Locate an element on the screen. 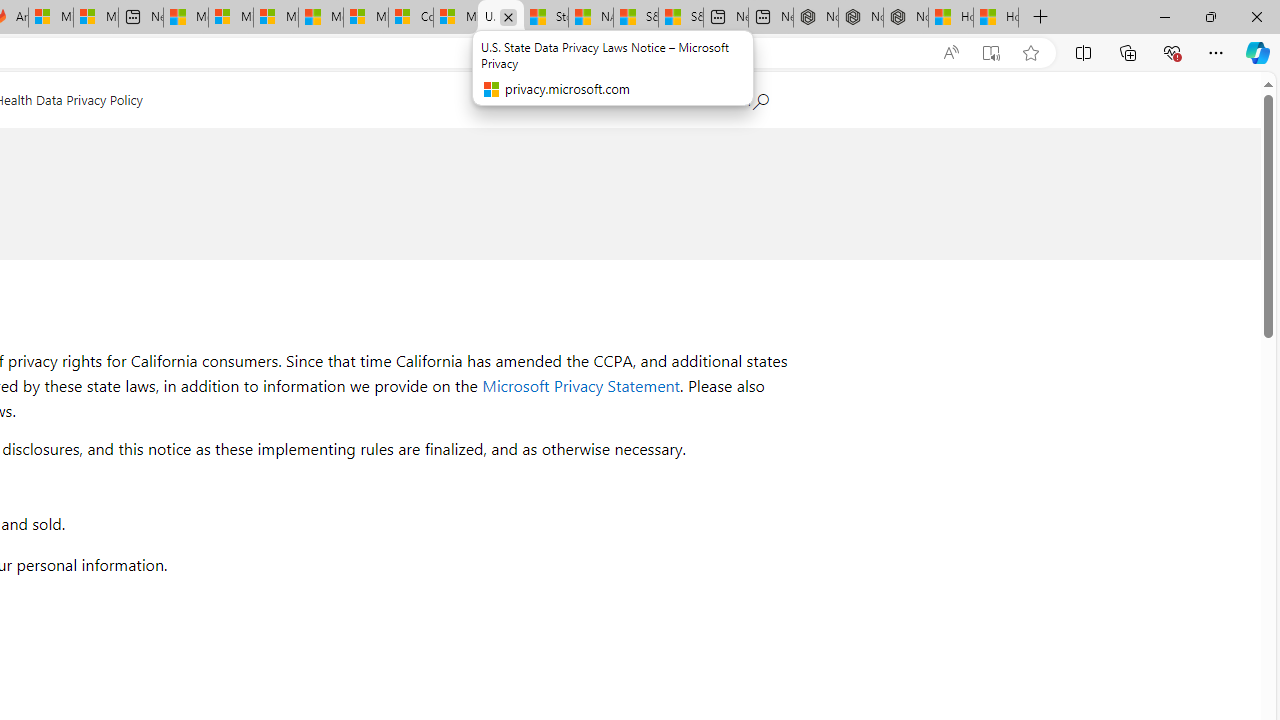 The width and height of the screenshot is (1280, 720). 'Microsoft account | Home' is located at coordinates (274, 17).